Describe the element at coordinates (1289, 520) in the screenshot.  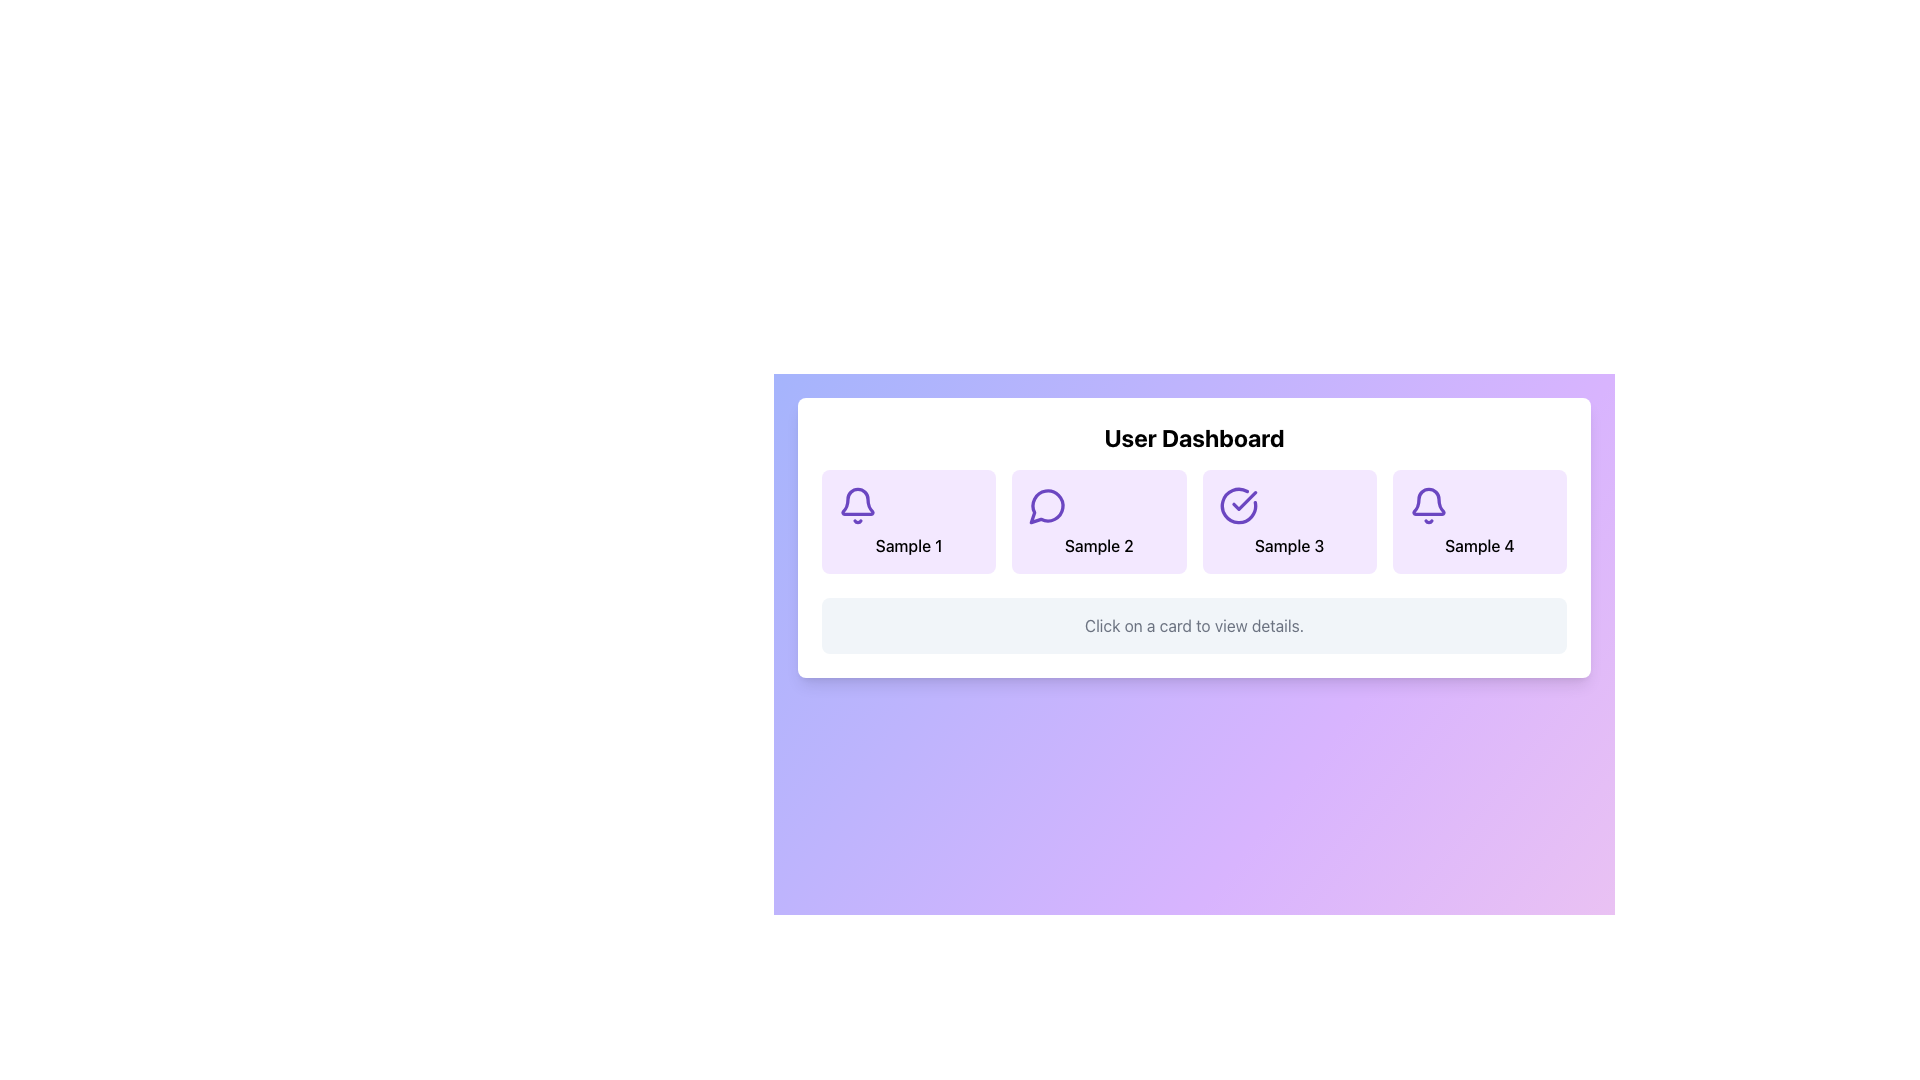
I see `the selectable card for 'Sample 3' to activate its hover state, which is located in the top row, third from the left in a grid layout` at that location.